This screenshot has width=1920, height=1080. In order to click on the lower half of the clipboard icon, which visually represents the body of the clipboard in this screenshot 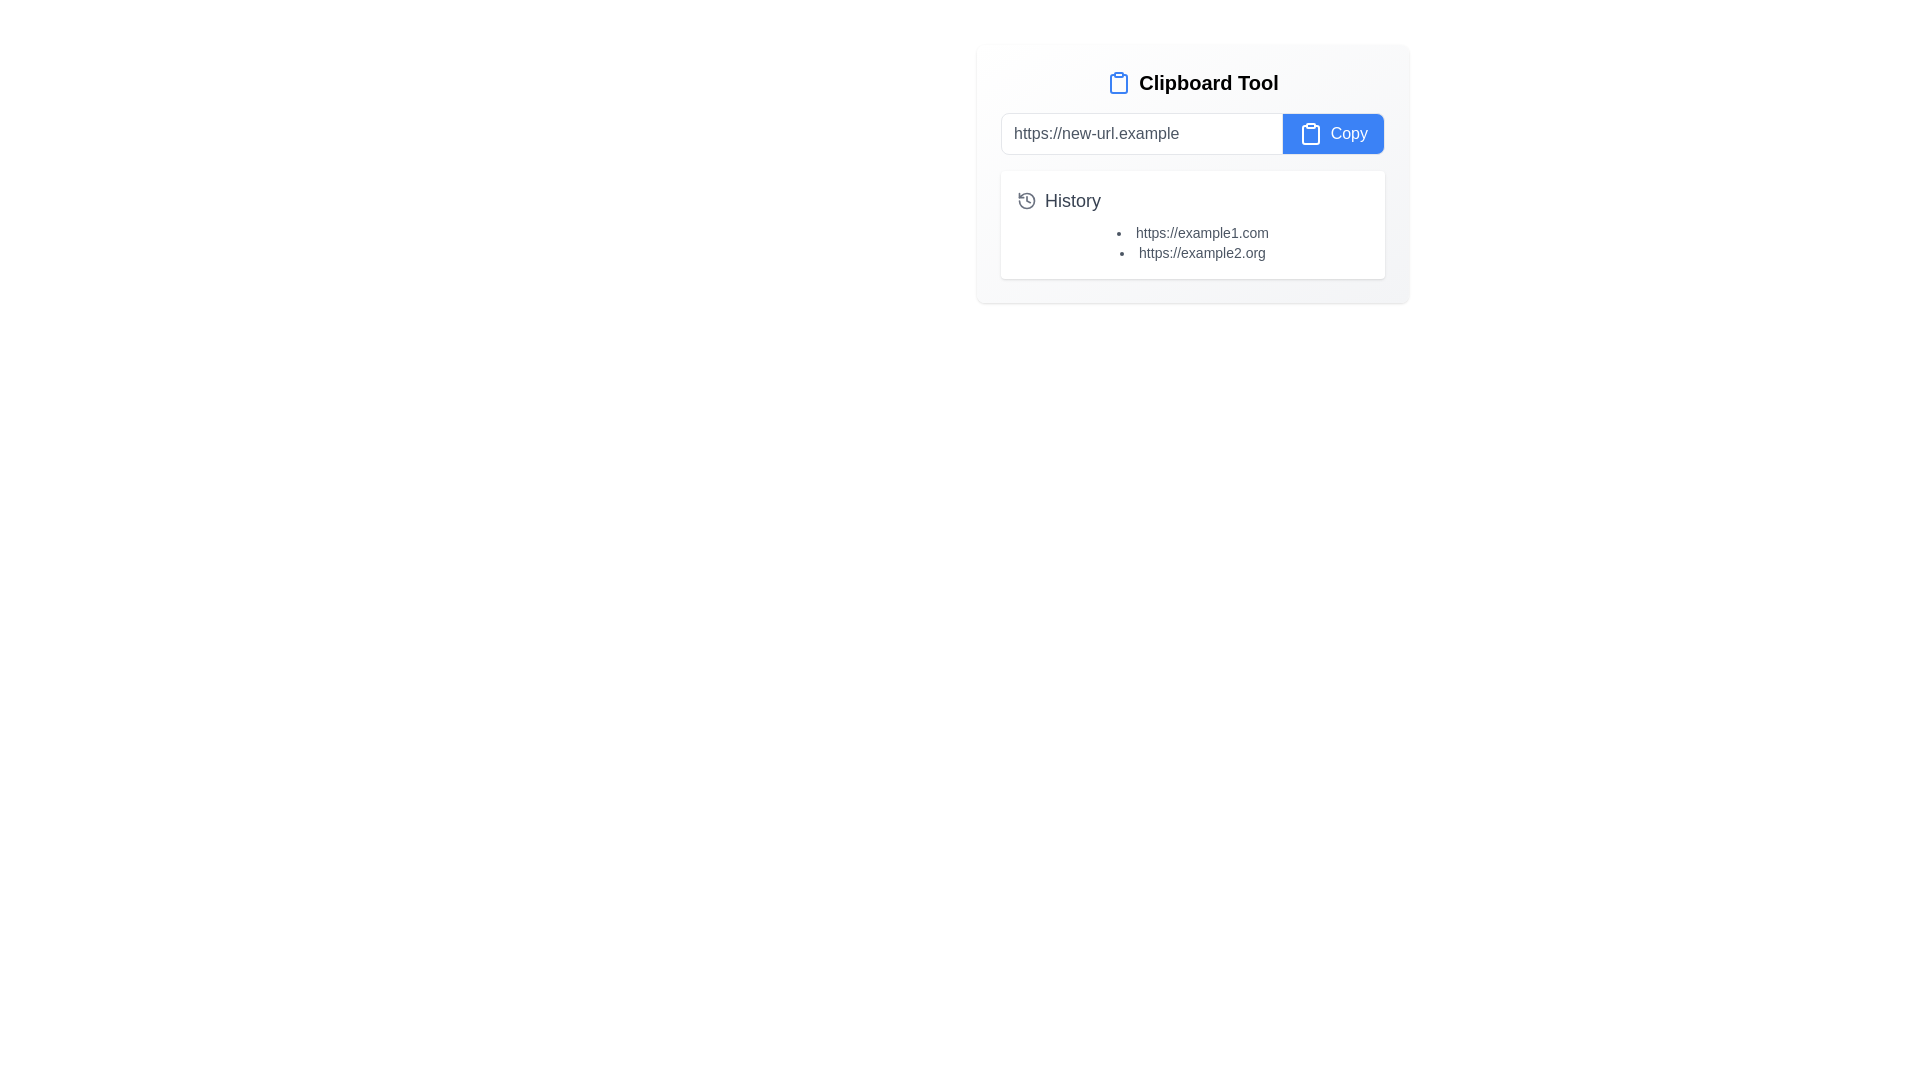, I will do `click(1310, 135)`.